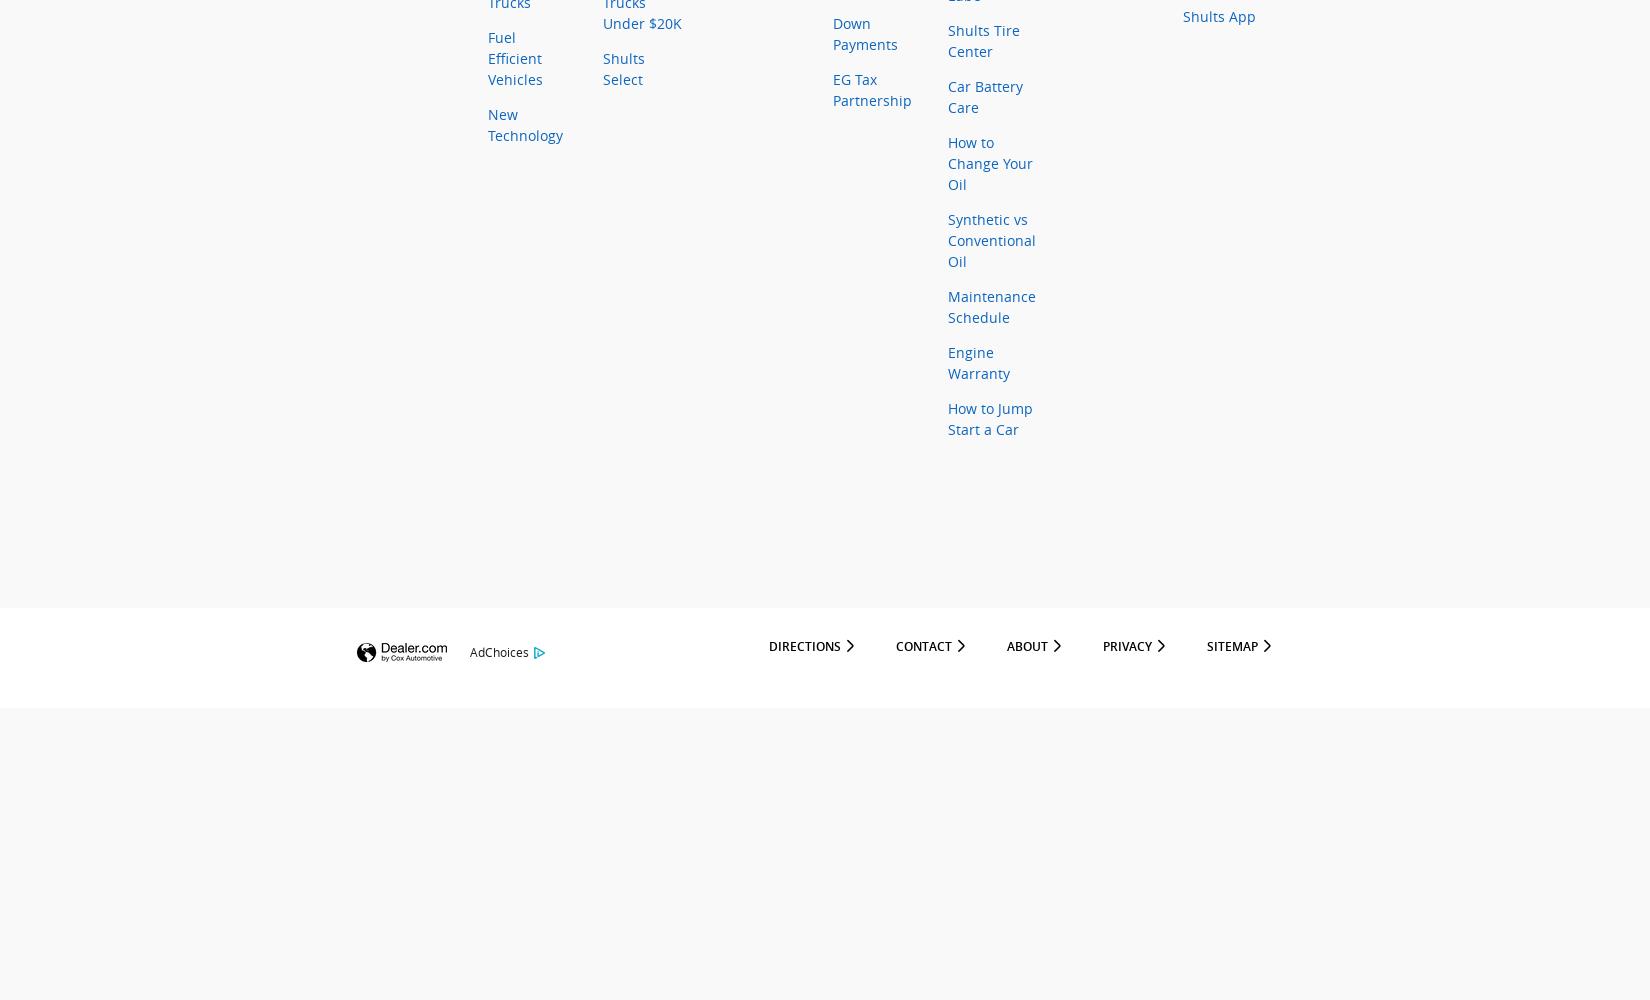 This screenshot has width=1650, height=1000. What do you see at coordinates (990, 163) in the screenshot?
I see `'How to Change Your Oil'` at bounding box center [990, 163].